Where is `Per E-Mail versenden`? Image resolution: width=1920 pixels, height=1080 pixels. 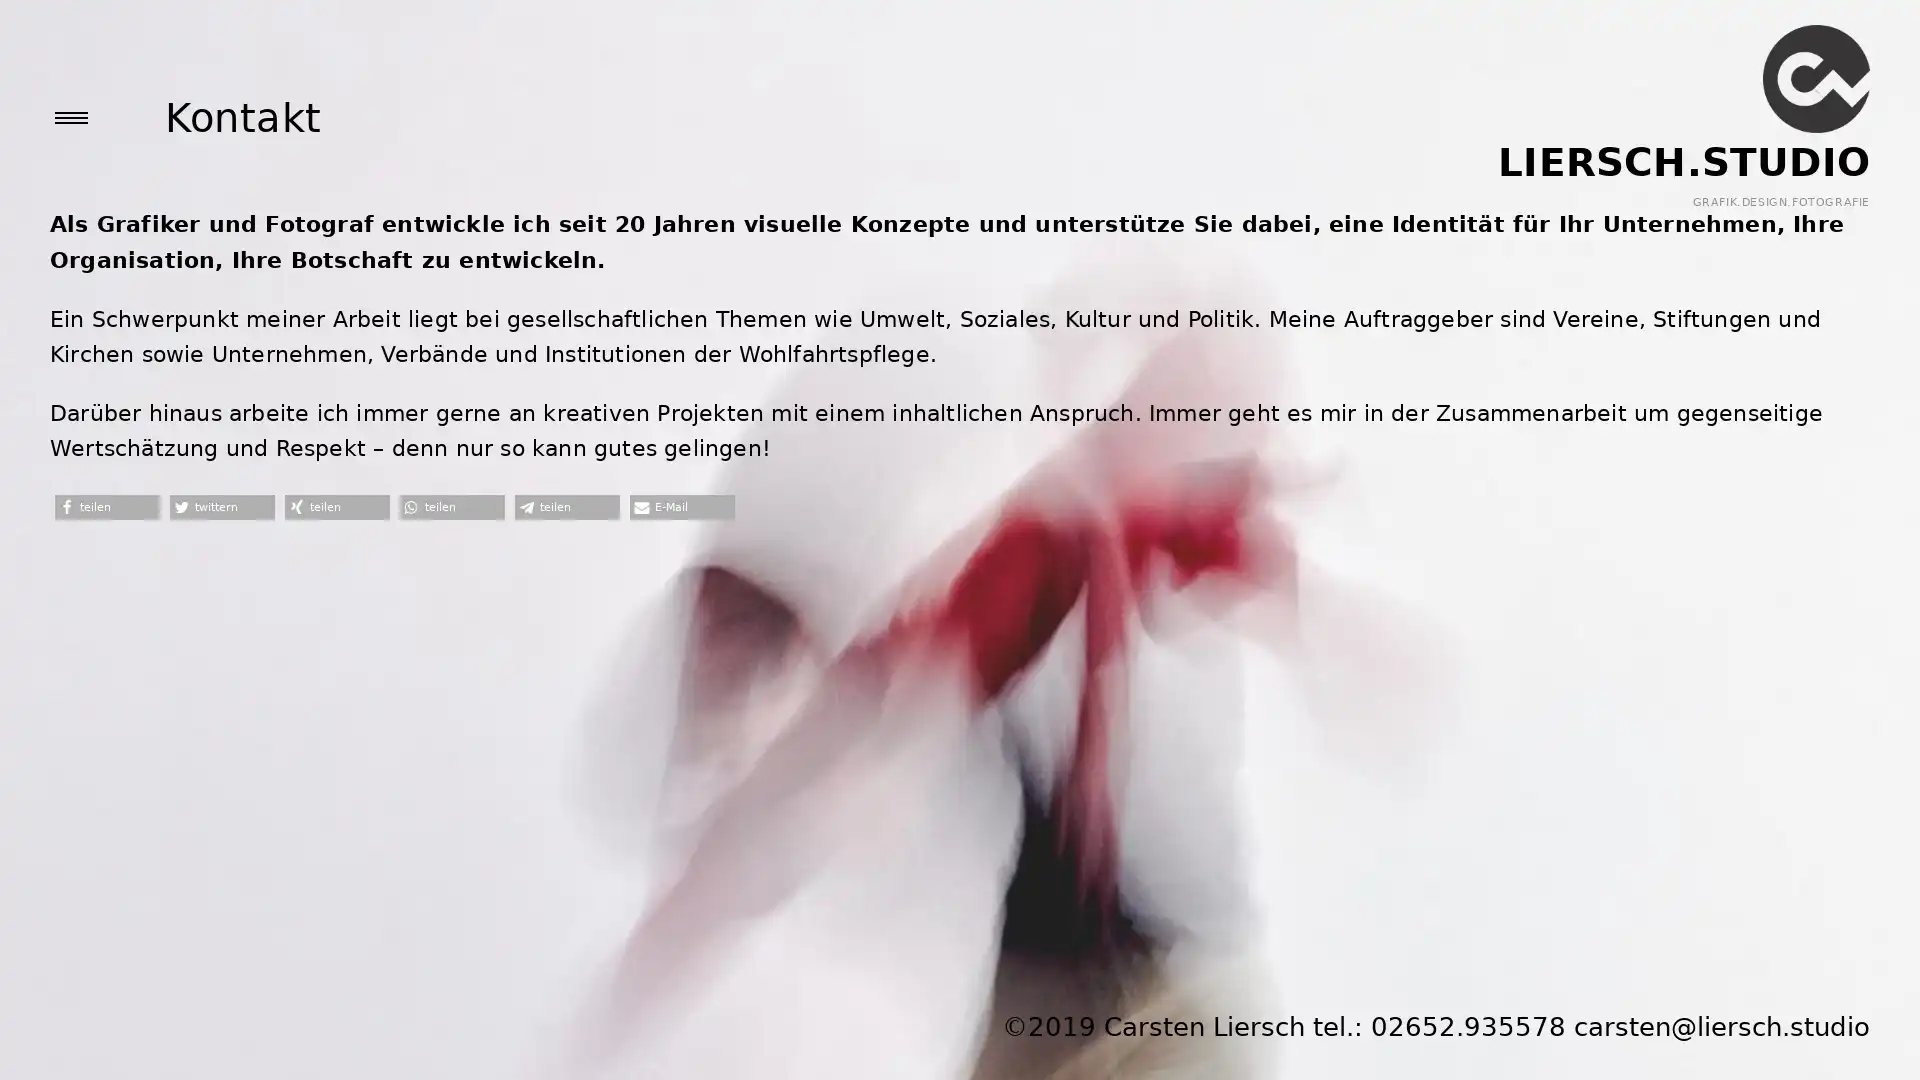
Per E-Mail versenden is located at coordinates (682, 751).